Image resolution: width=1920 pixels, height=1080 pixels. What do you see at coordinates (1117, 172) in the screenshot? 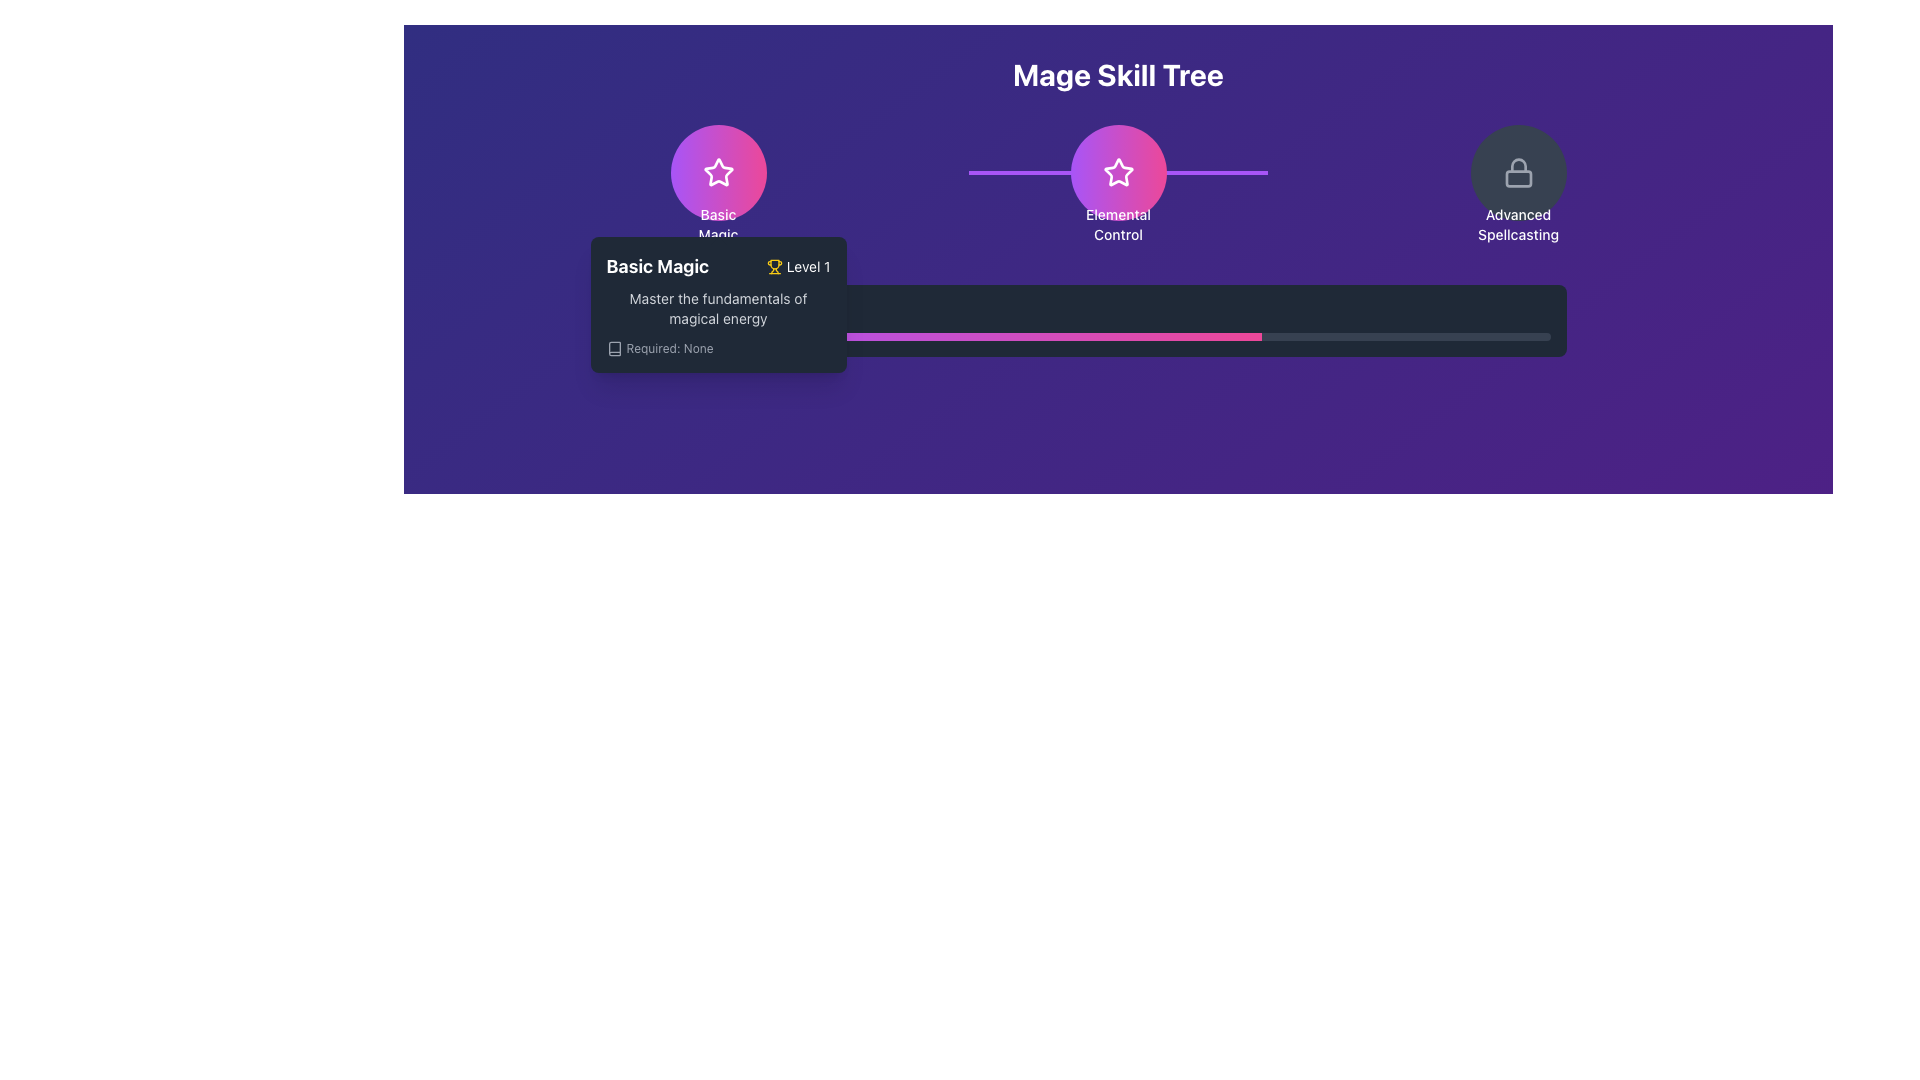
I see `the purple circular badge with a white star icon labeled 'Elemental Control'` at bounding box center [1117, 172].